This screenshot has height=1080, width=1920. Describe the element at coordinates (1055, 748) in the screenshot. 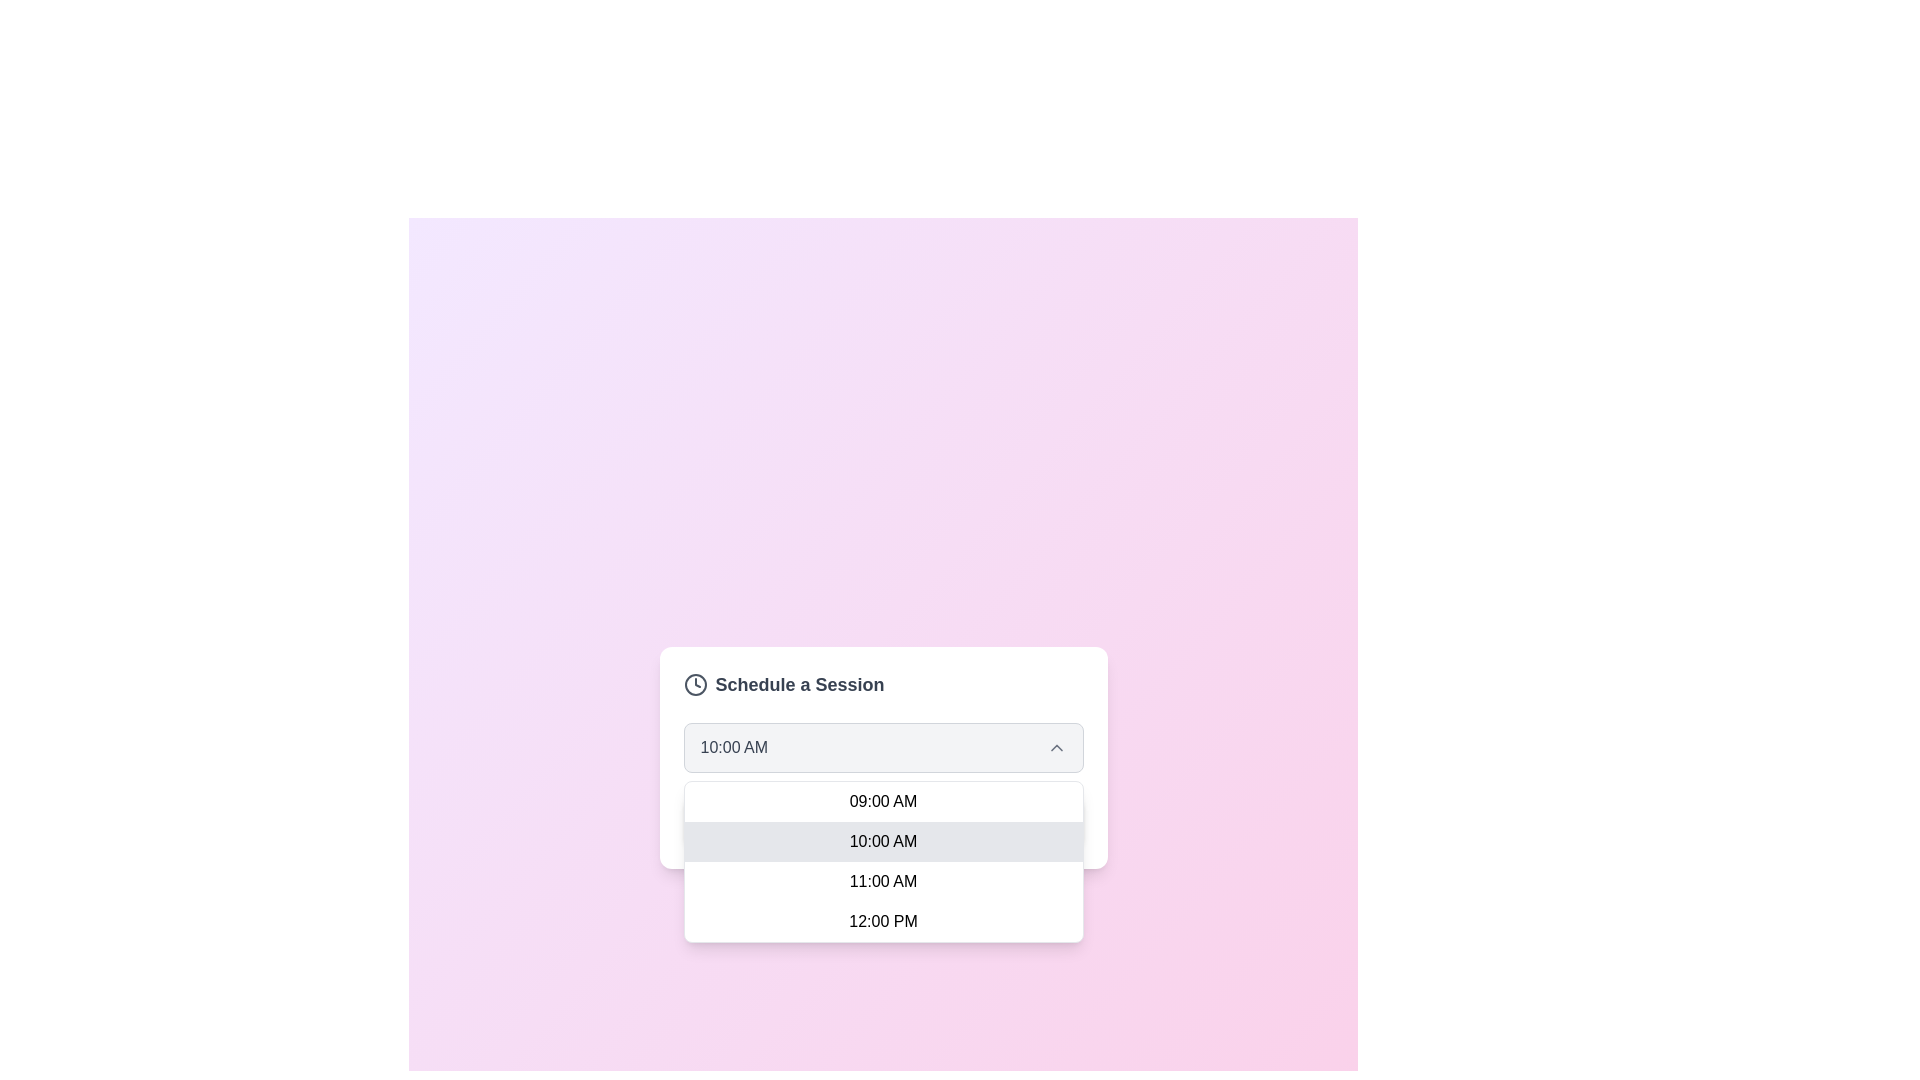

I see `the upward-oriented icon located at the right end of the '10:00 AM' dropdown menu` at that location.